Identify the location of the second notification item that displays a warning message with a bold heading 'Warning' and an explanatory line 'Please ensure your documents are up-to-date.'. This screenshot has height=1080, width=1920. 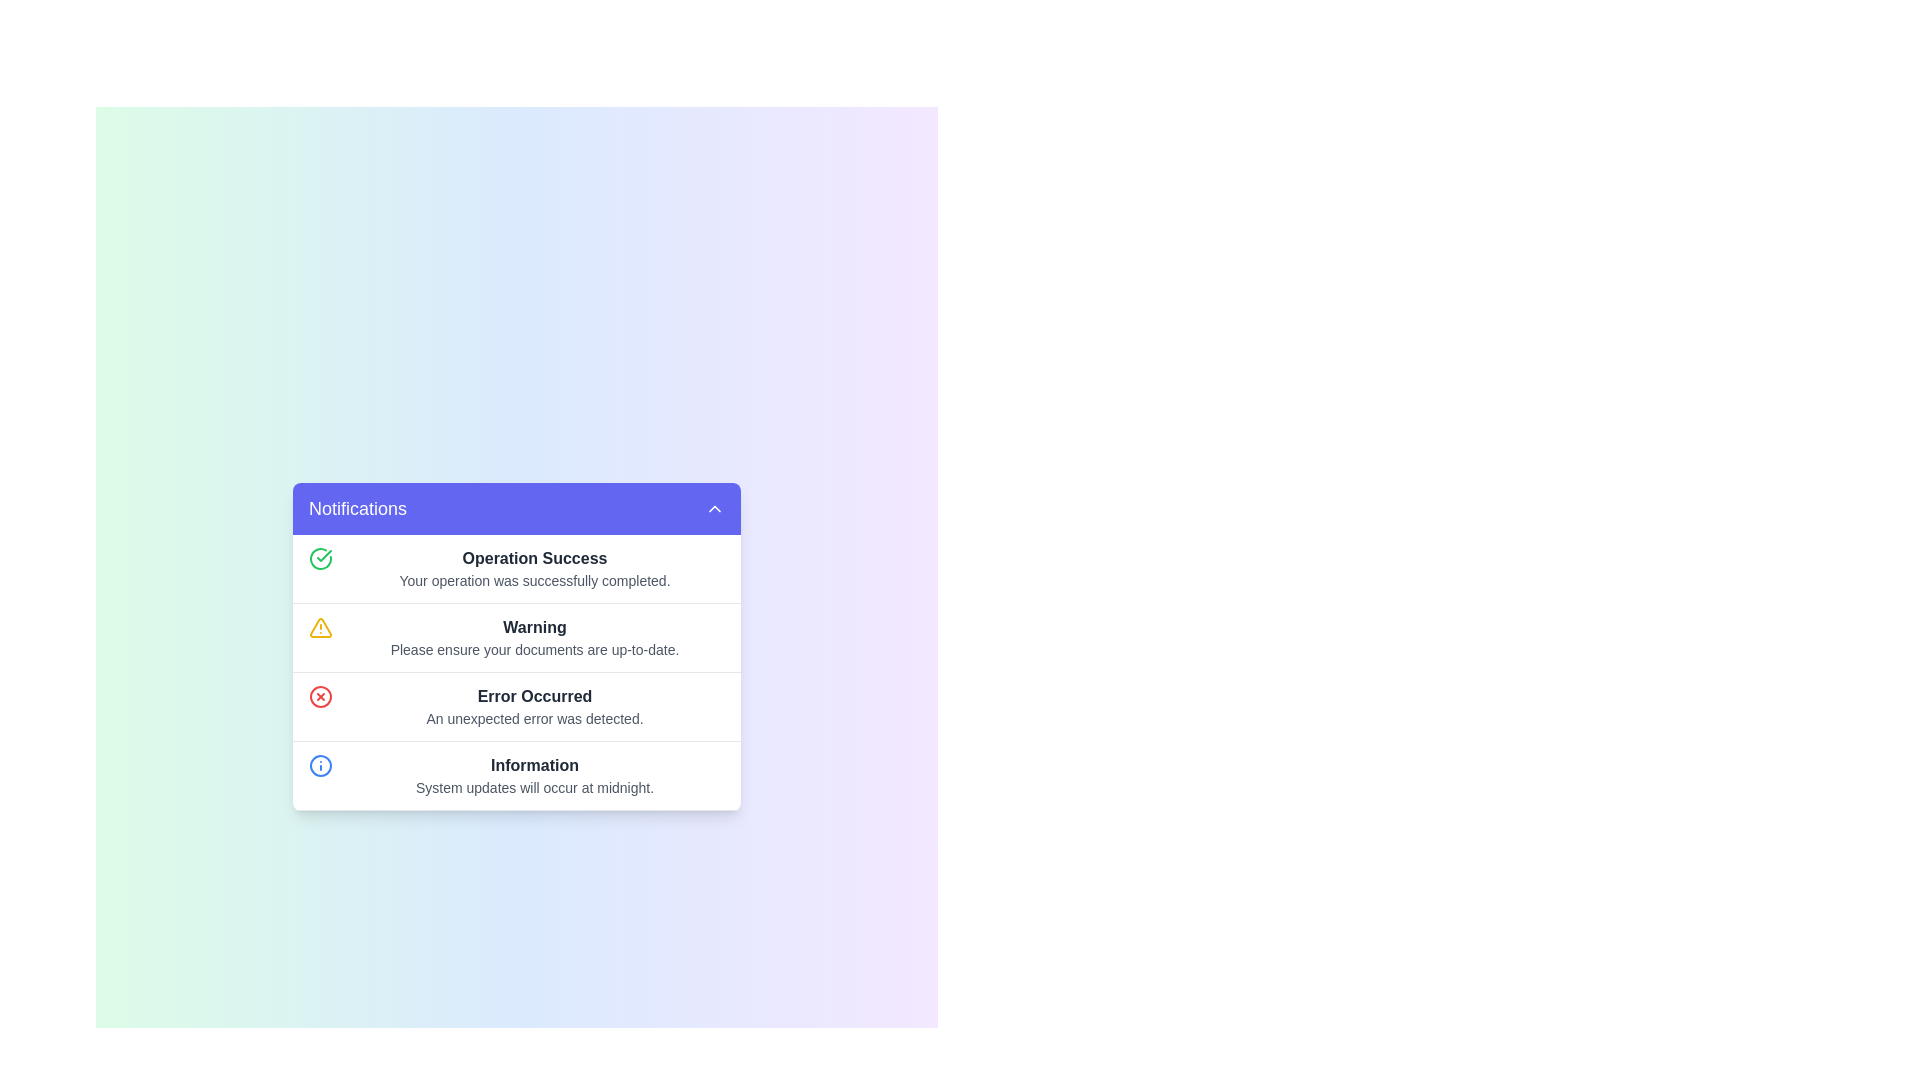
(517, 638).